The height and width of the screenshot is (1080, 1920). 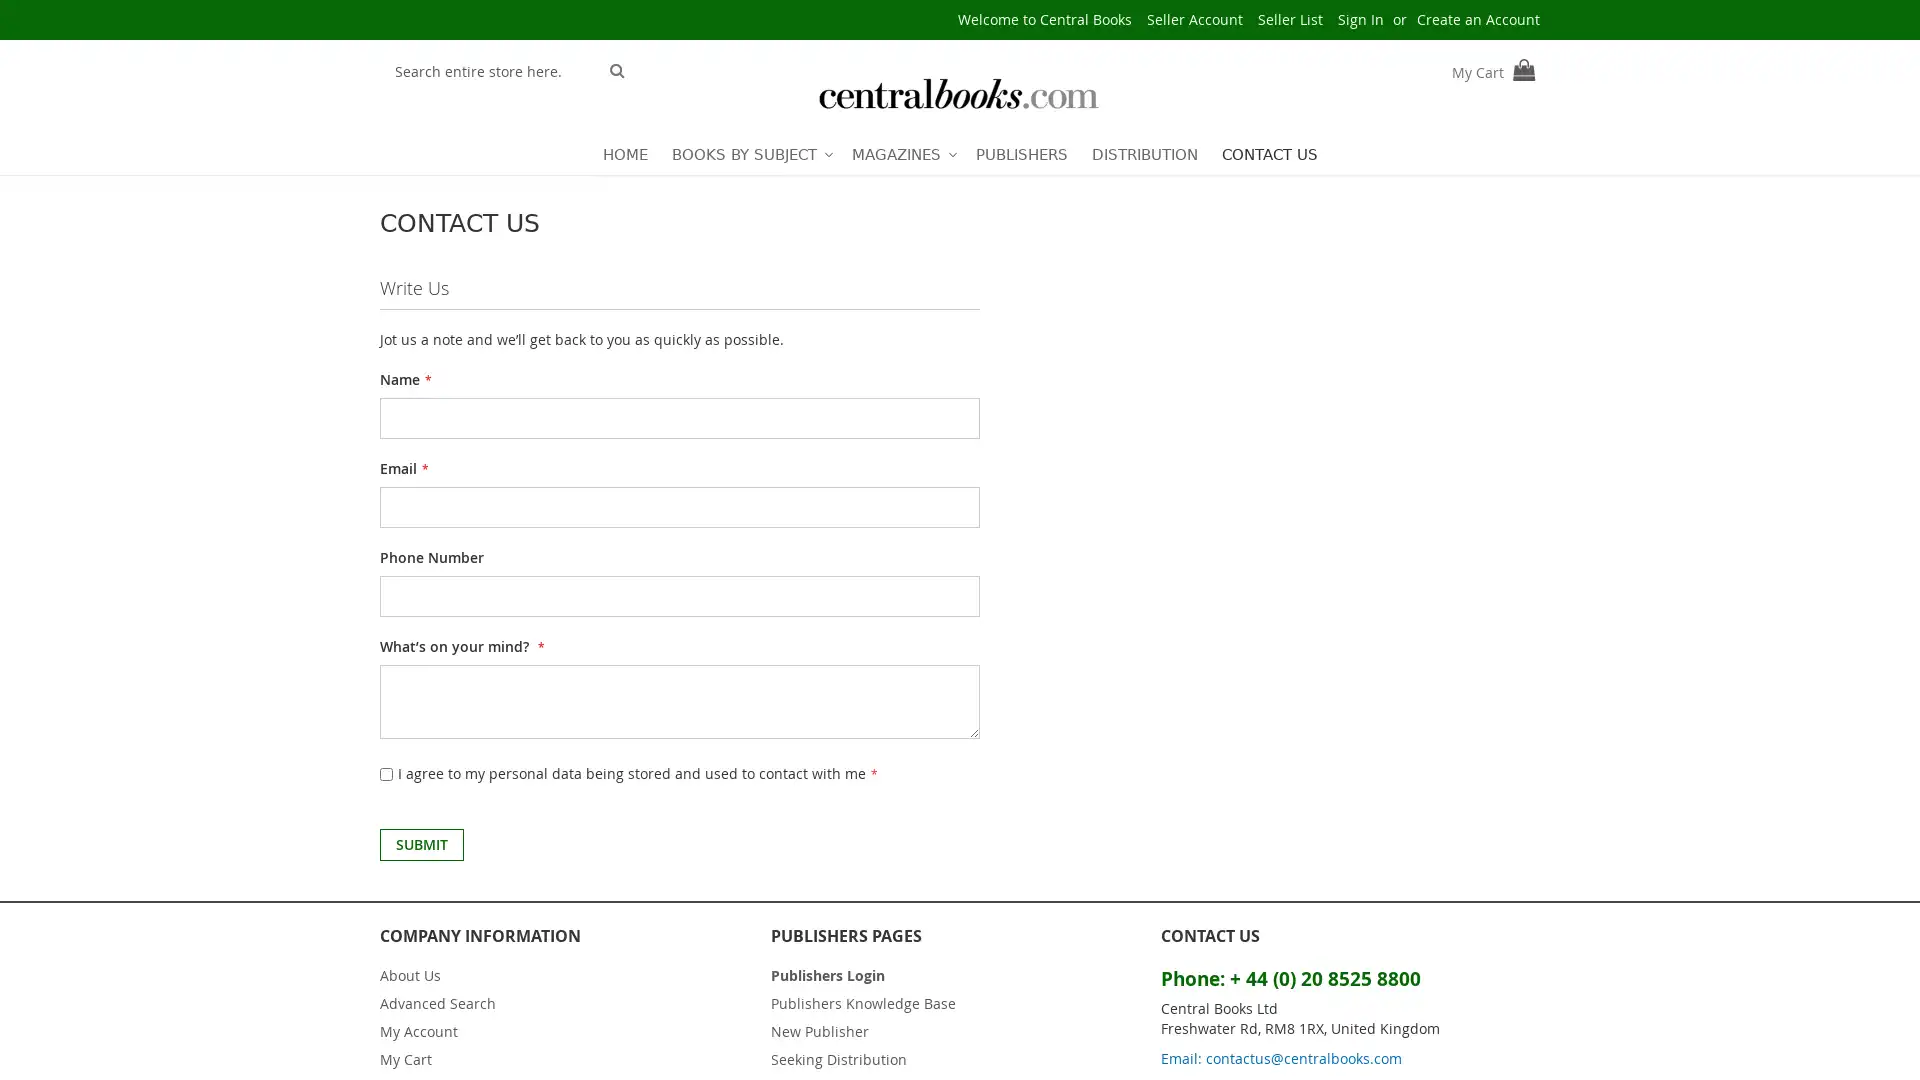 What do you see at coordinates (421, 844) in the screenshot?
I see `SUBMIT` at bounding box center [421, 844].